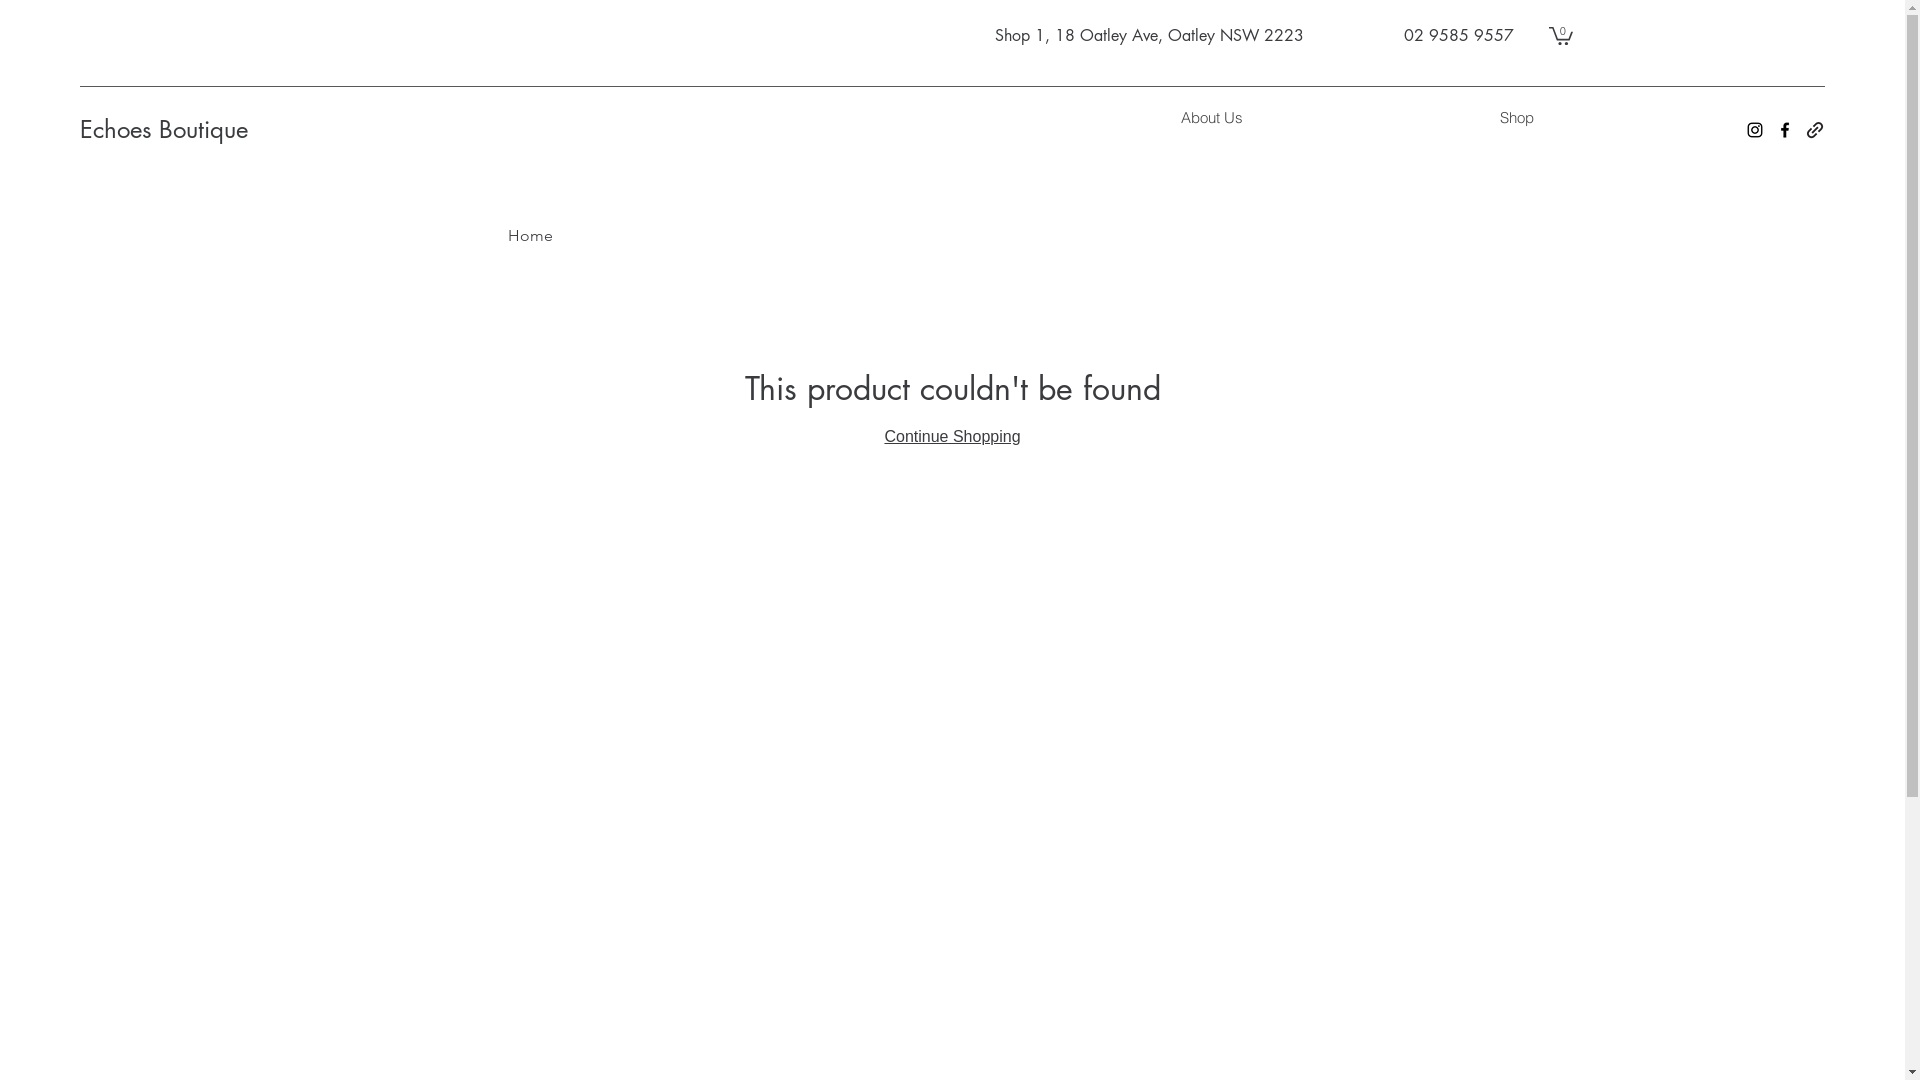 The width and height of the screenshot is (1920, 1080). What do you see at coordinates (950, 435) in the screenshot?
I see `'Continue Shopping'` at bounding box center [950, 435].